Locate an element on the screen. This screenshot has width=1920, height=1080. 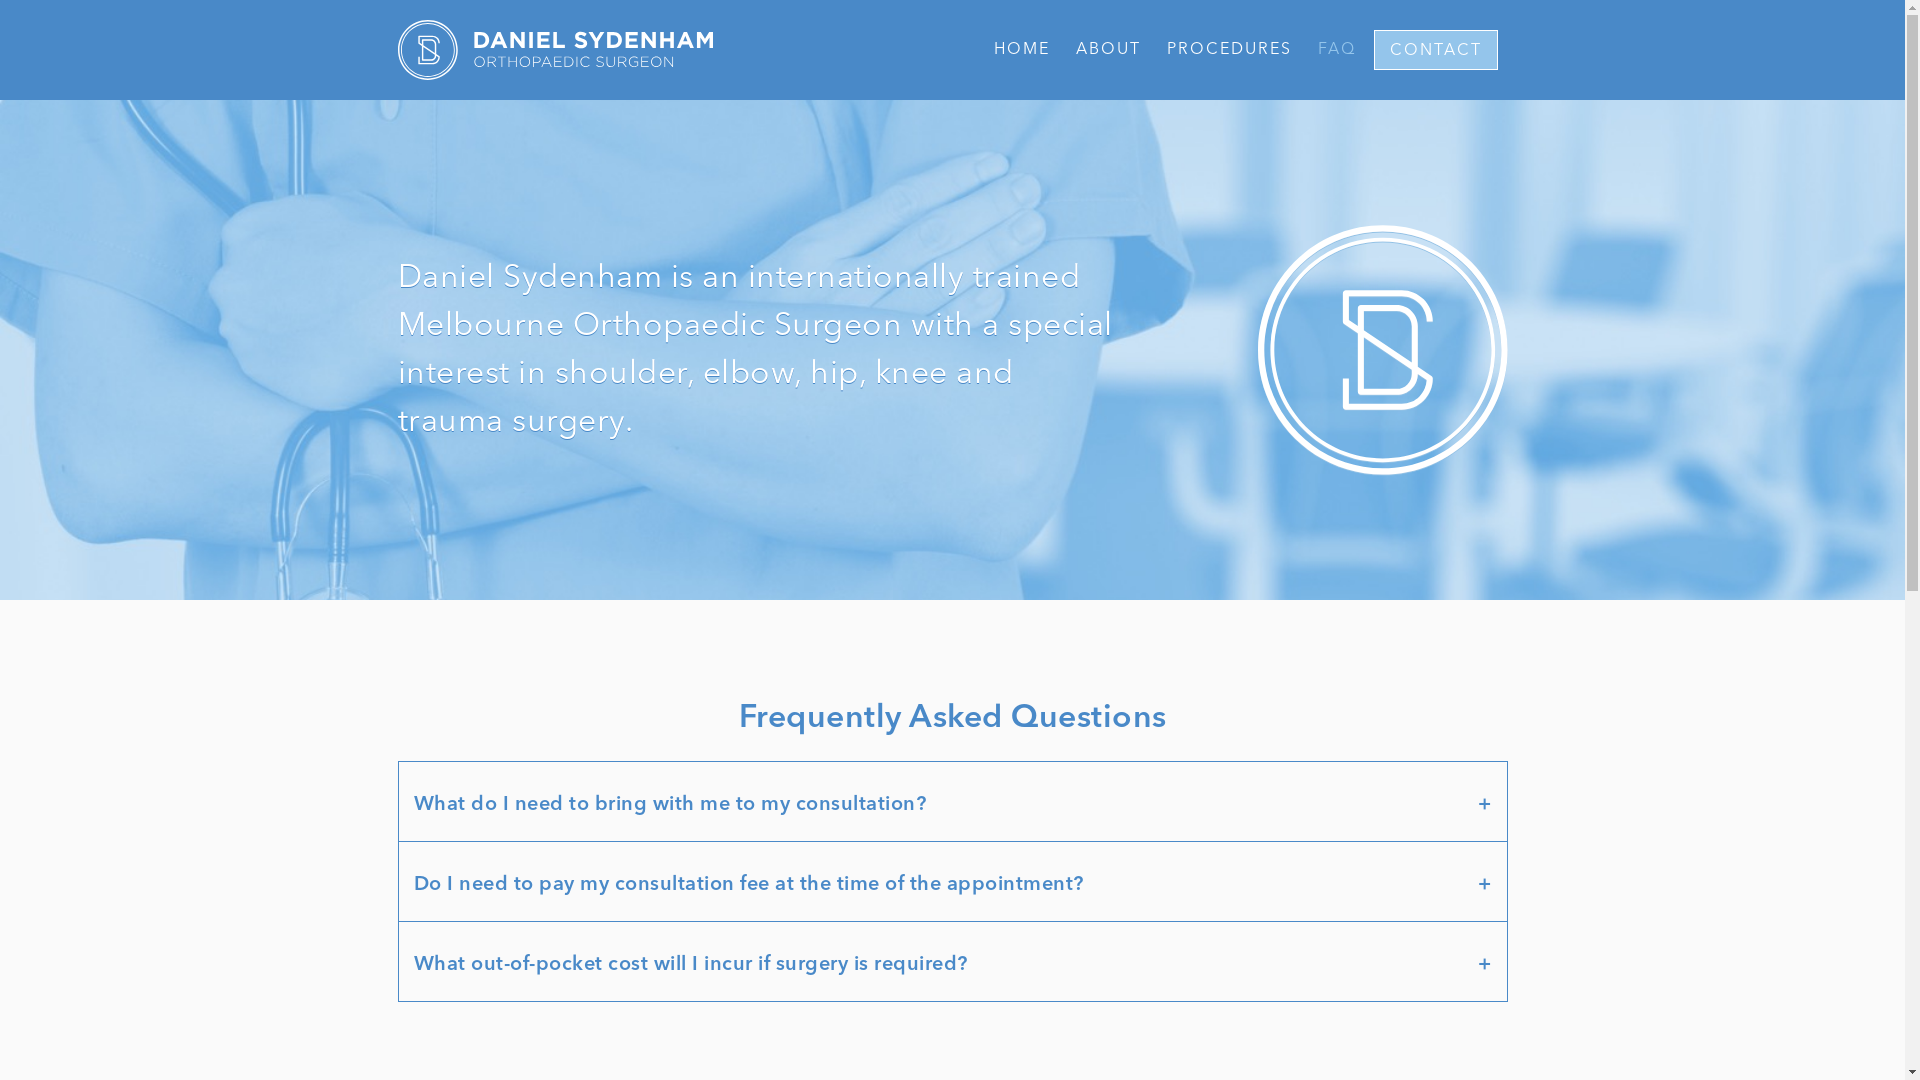
'HOME' is located at coordinates (1022, 49).